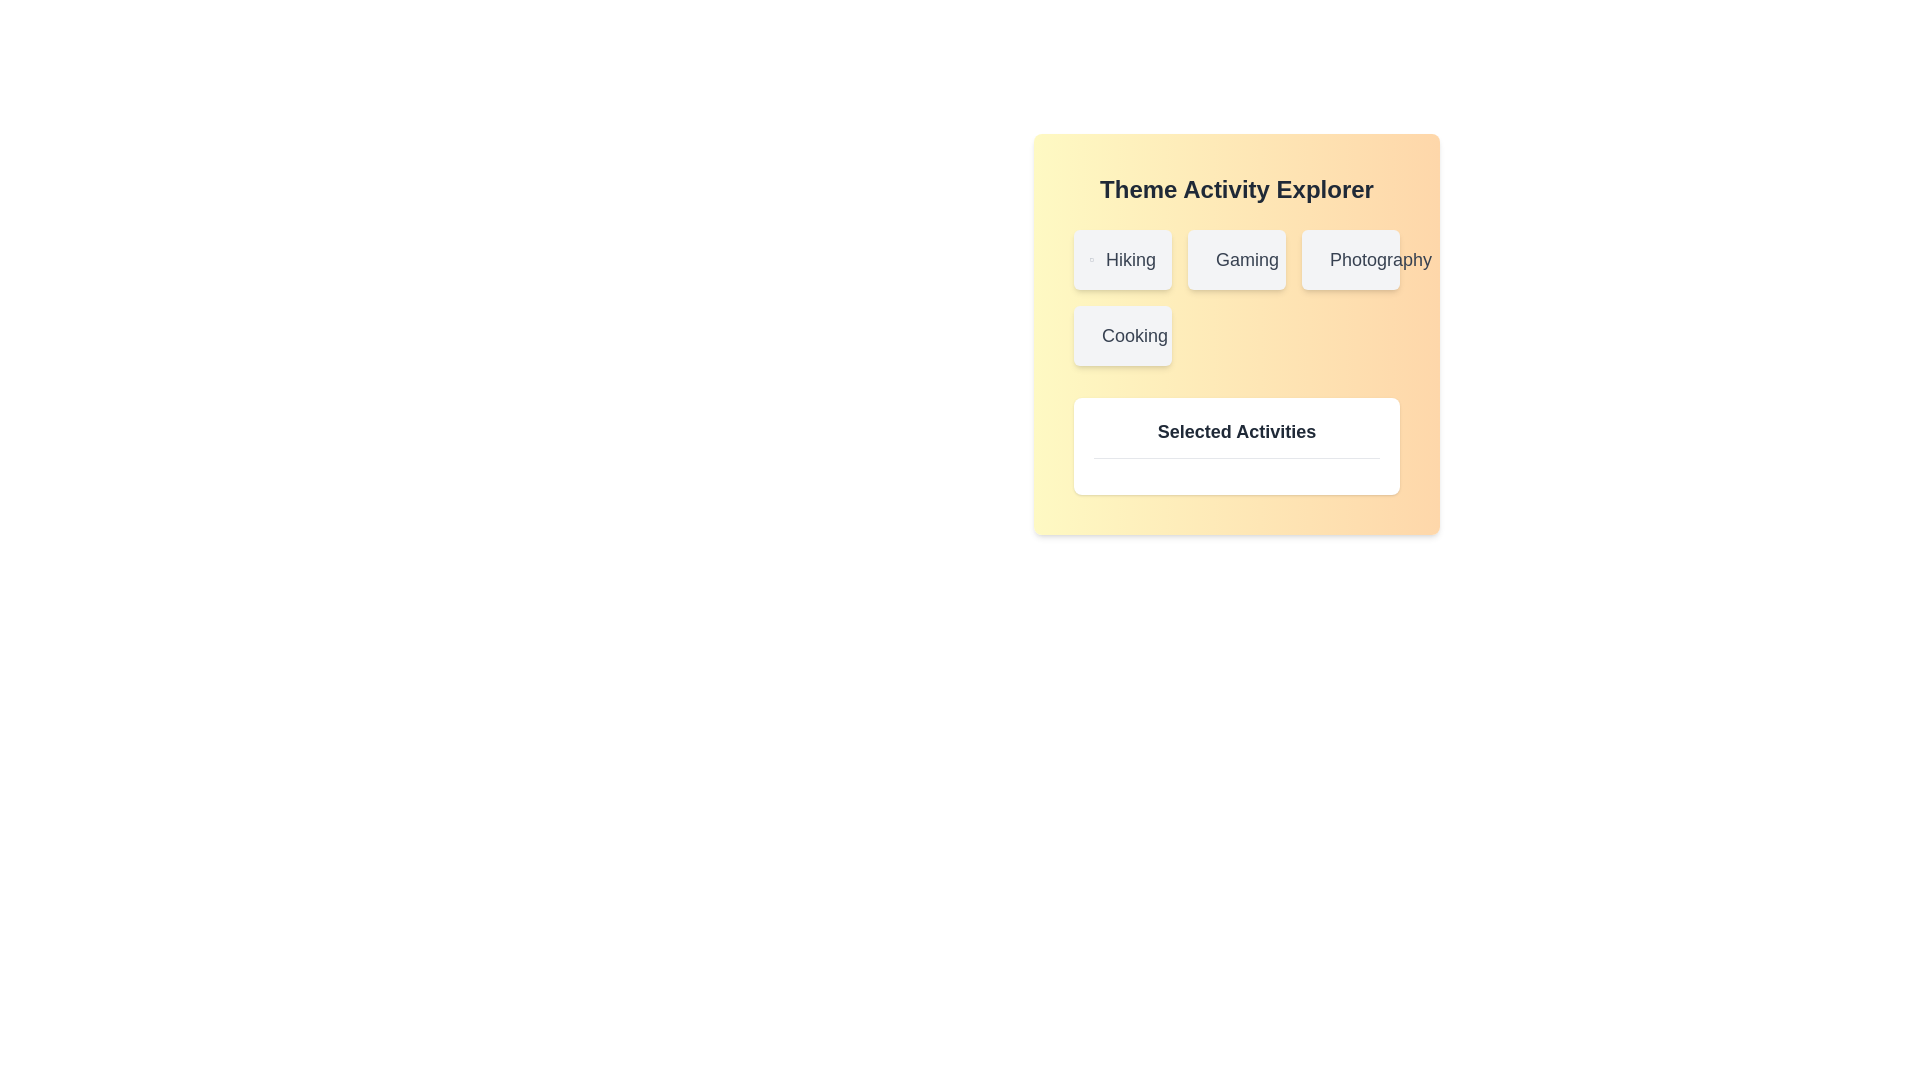  Describe the element at coordinates (1350, 258) in the screenshot. I see `the 'Photography' button, which is the third button in a 2x2 grid of activity buttons, located` at that location.